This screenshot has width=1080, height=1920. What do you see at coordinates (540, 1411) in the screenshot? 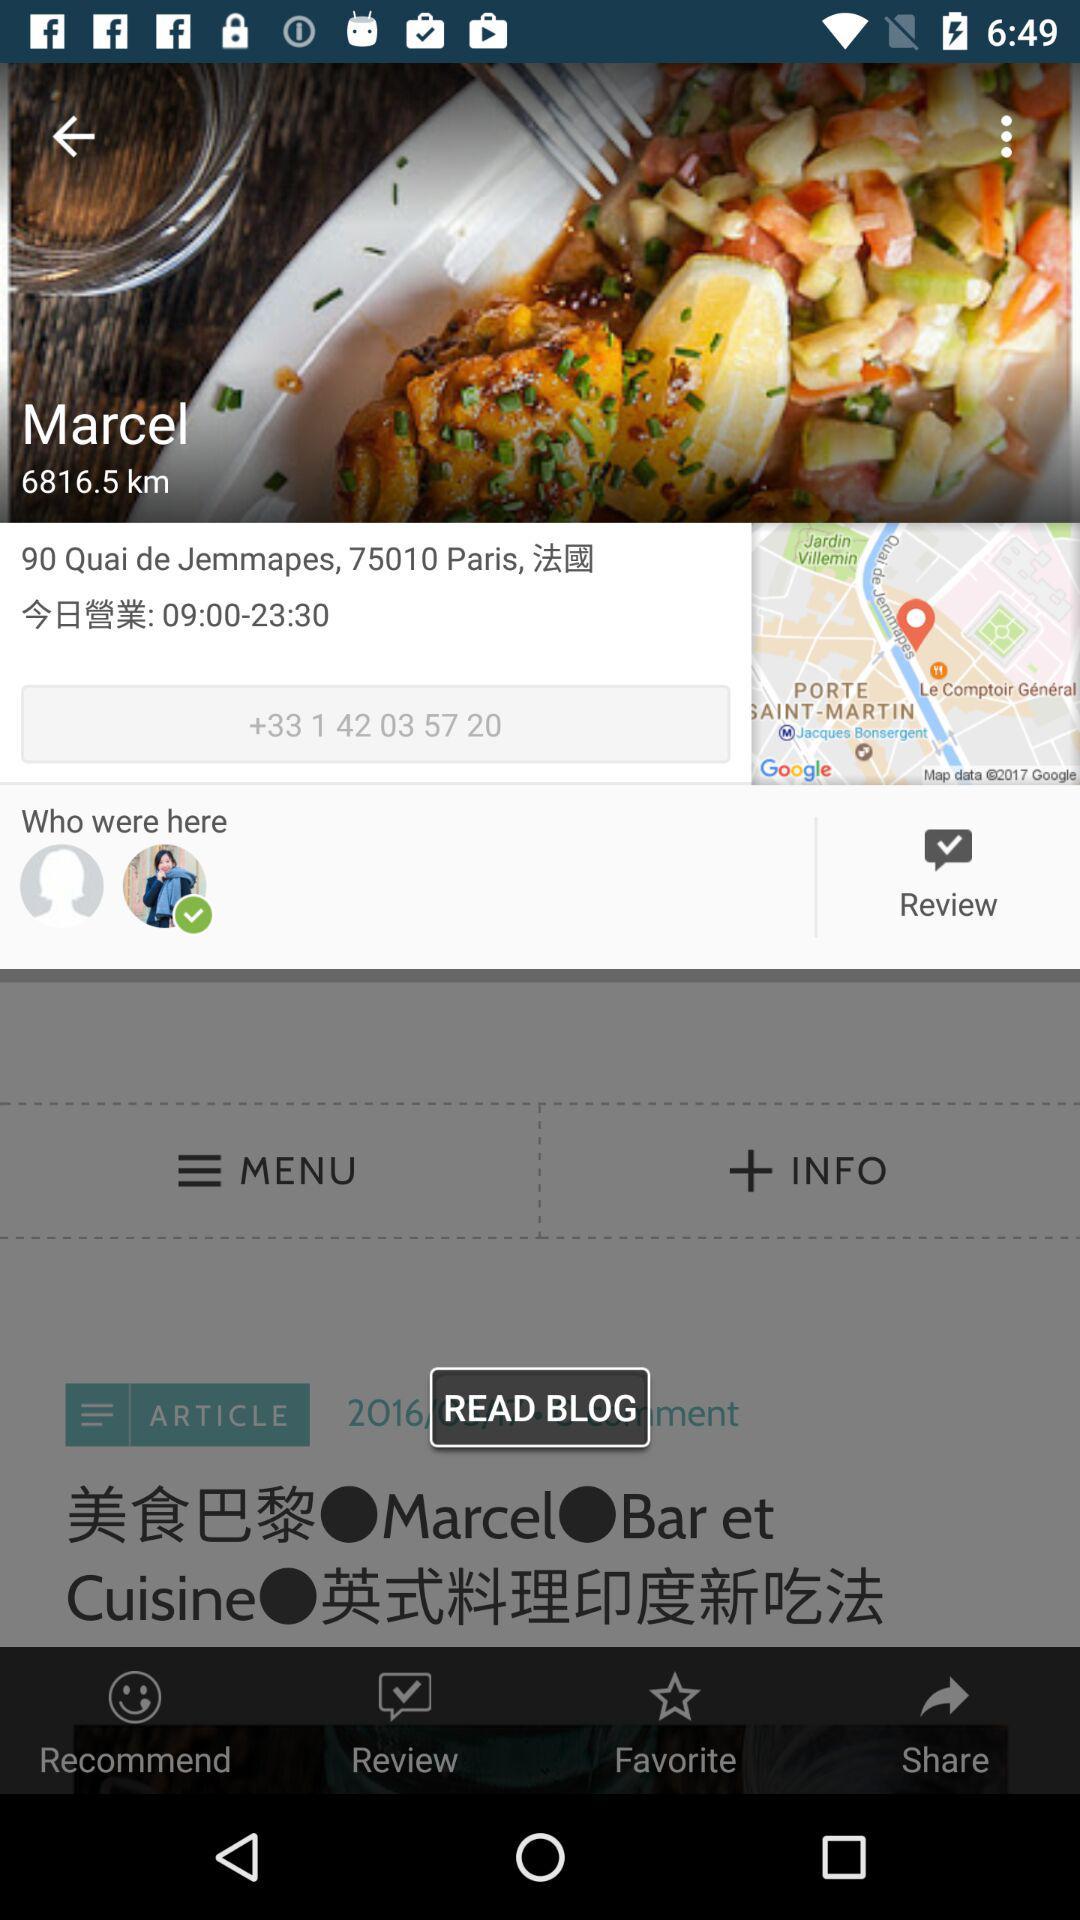
I see `the read blog` at bounding box center [540, 1411].